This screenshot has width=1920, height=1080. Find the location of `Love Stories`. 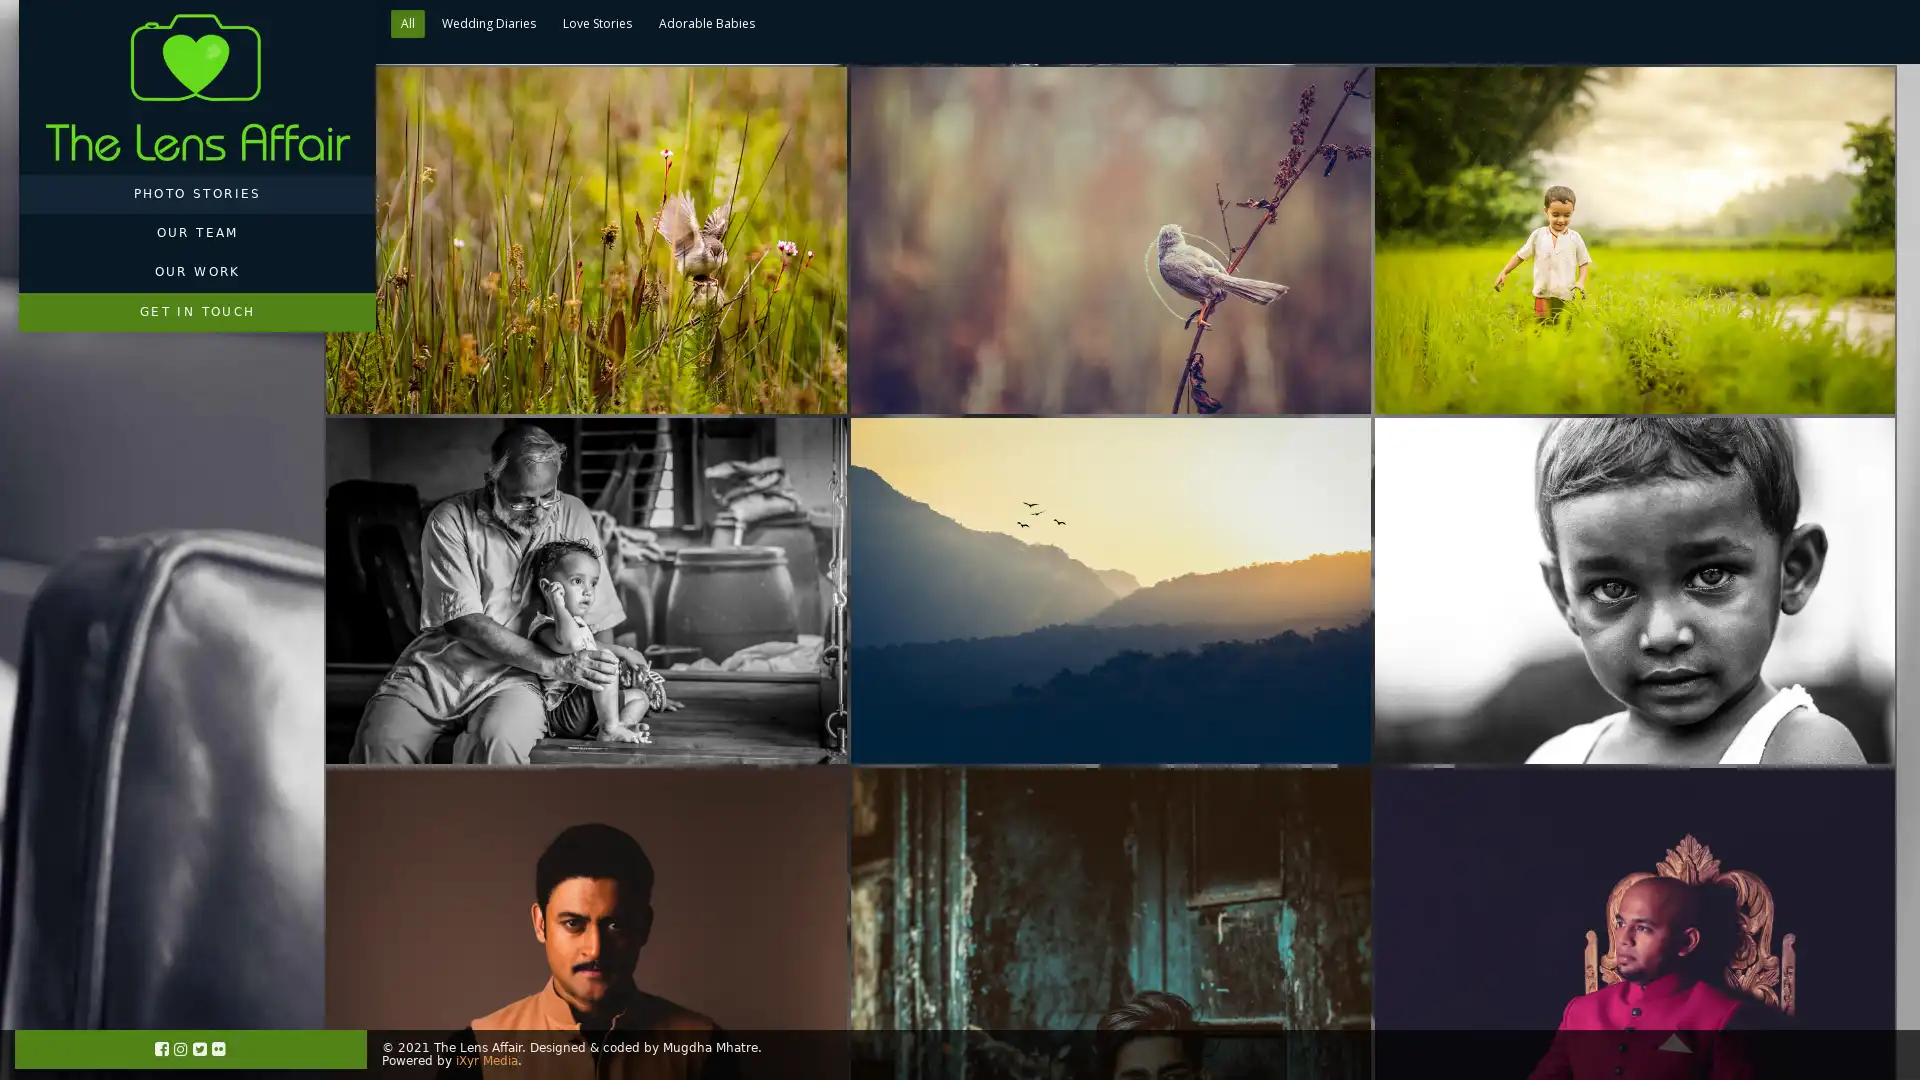

Love Stories is located at coordinates (595, 23).